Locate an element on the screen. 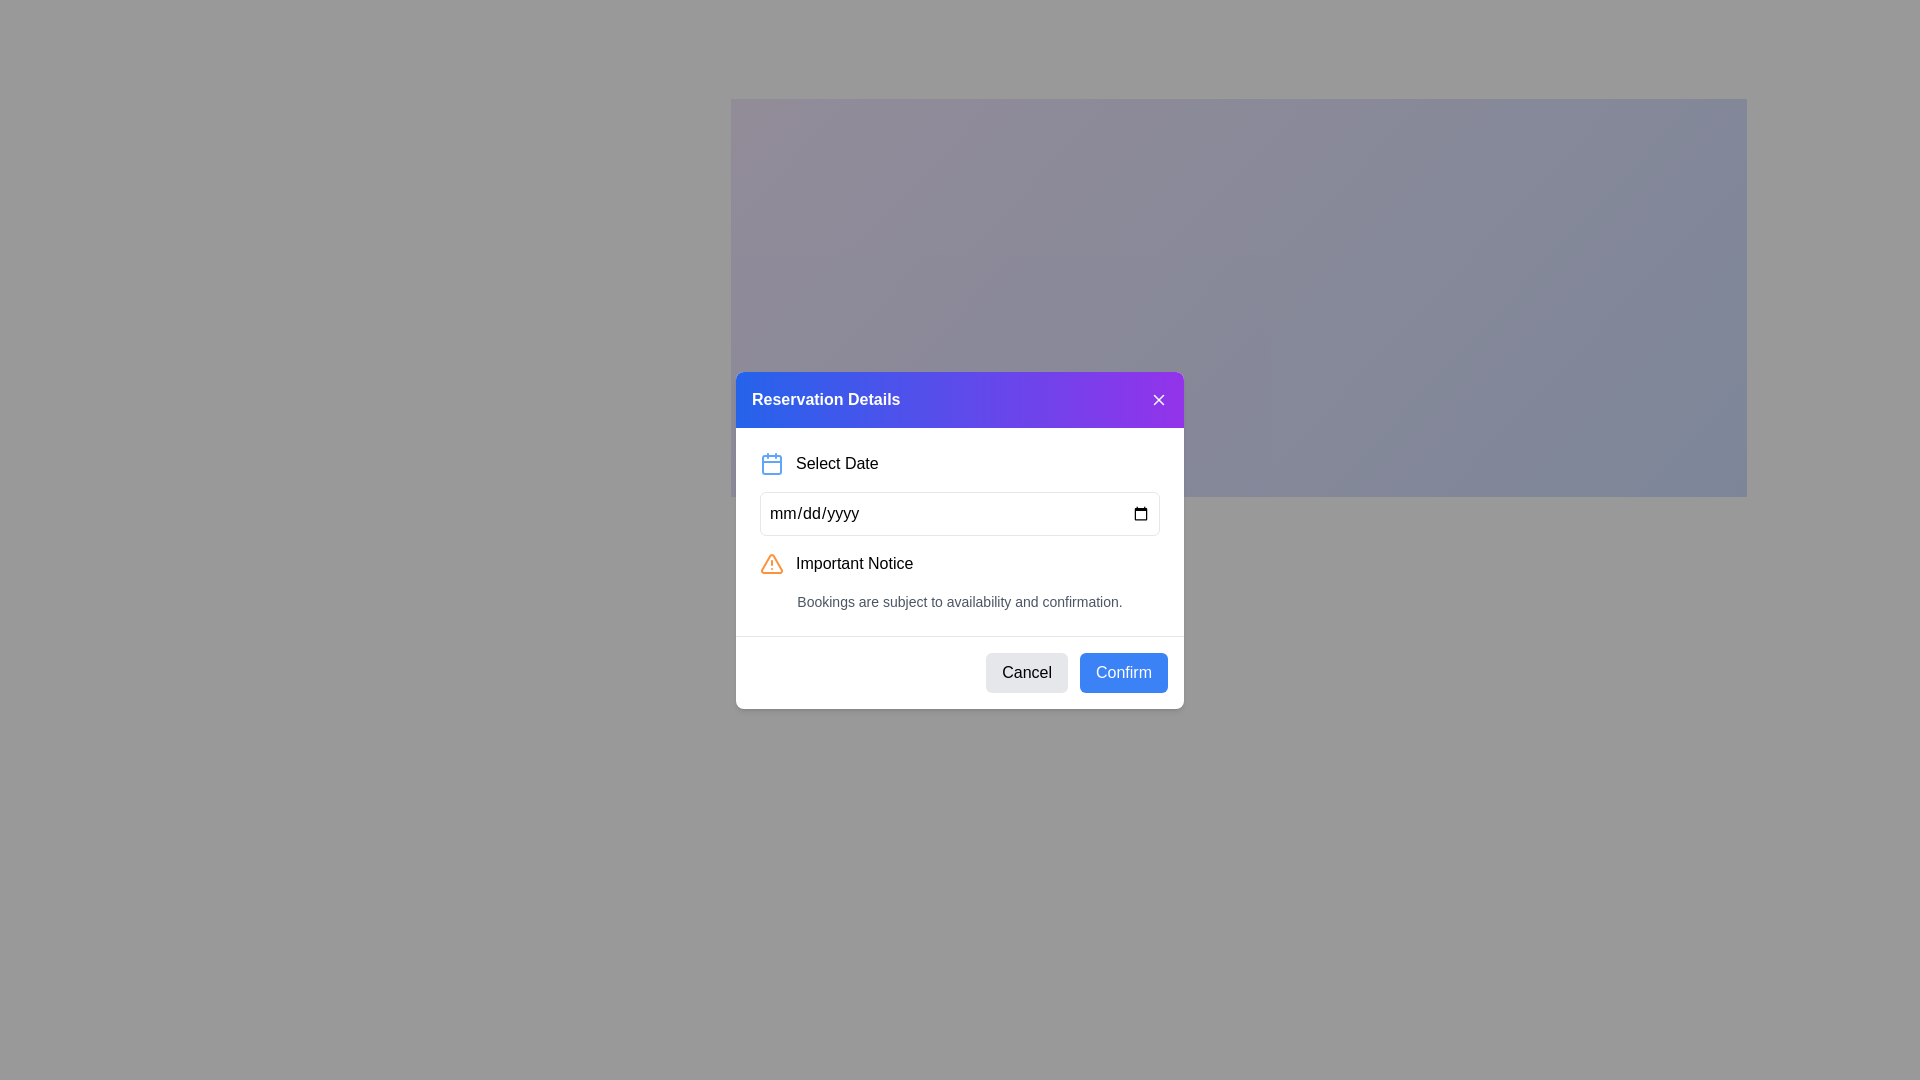 The height and width of the screenshot is (1080, 1920). the calendar icon that represents the 'Select Date' feature, located to the left of the 'Select Date' text in the 'Reservation Details' dialog box is located at coordinates (771, 463).